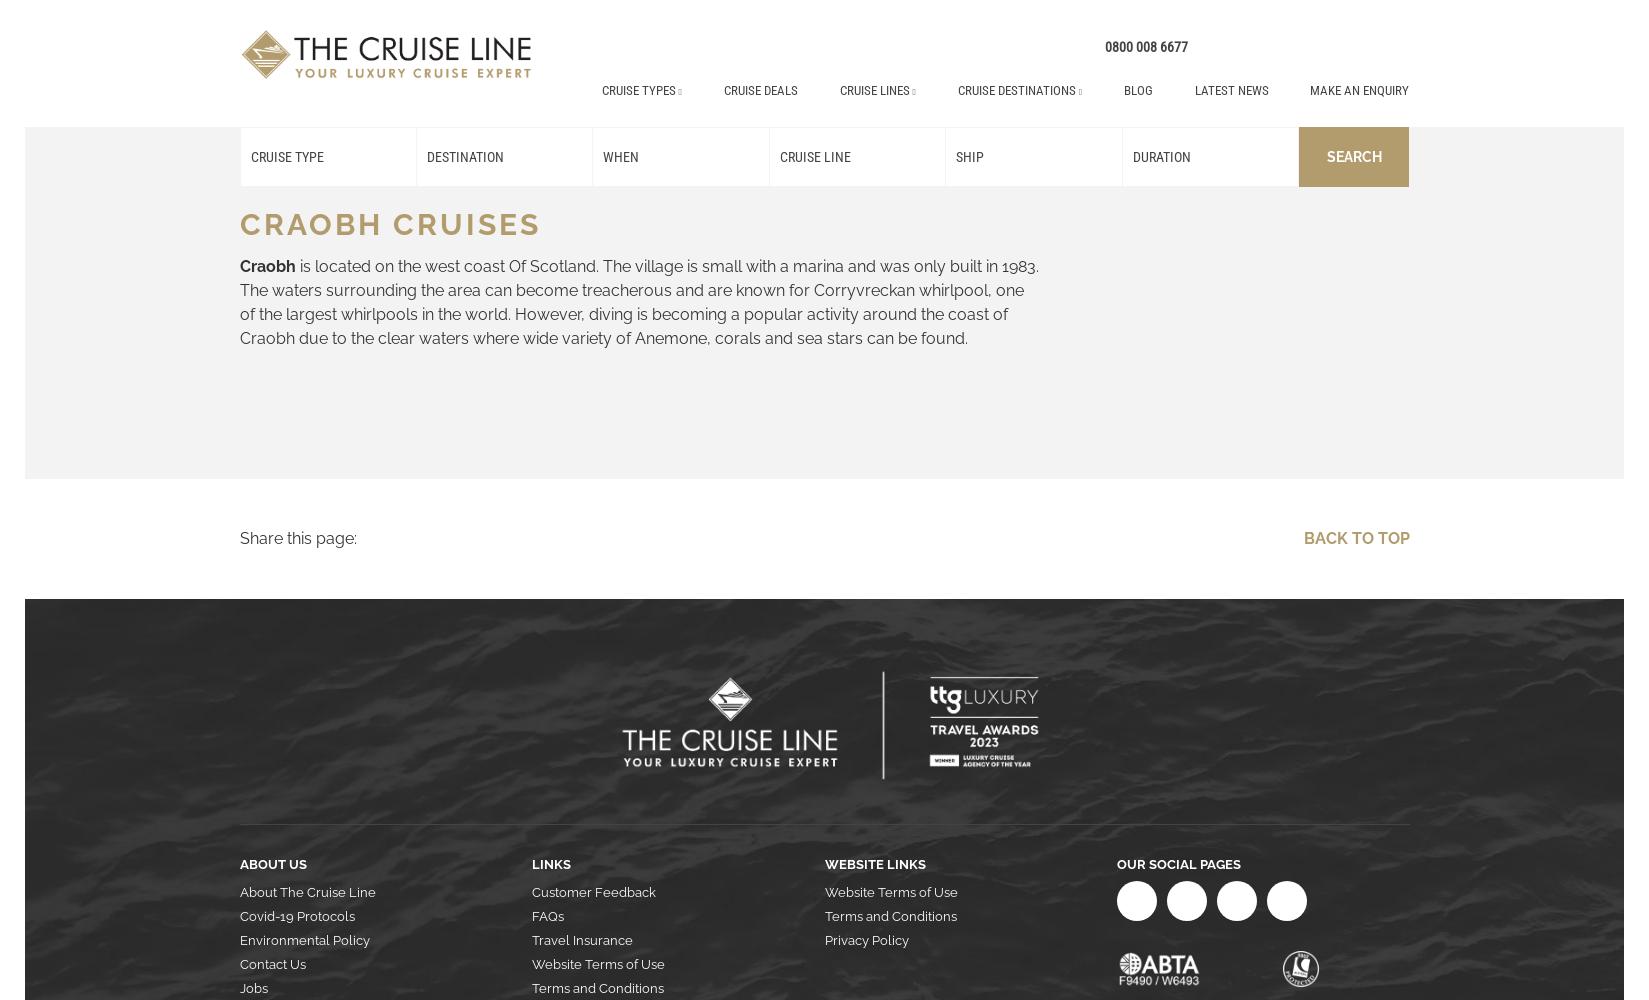  I want to click on 'Search', so click(1325, 156).